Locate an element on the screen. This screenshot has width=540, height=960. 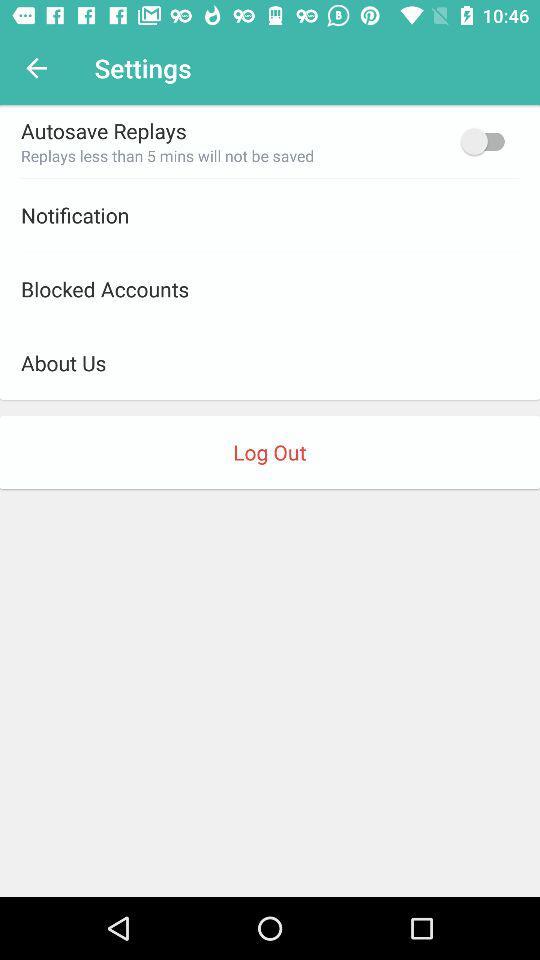
item above autosave replays is located at coordinates (36, 68).